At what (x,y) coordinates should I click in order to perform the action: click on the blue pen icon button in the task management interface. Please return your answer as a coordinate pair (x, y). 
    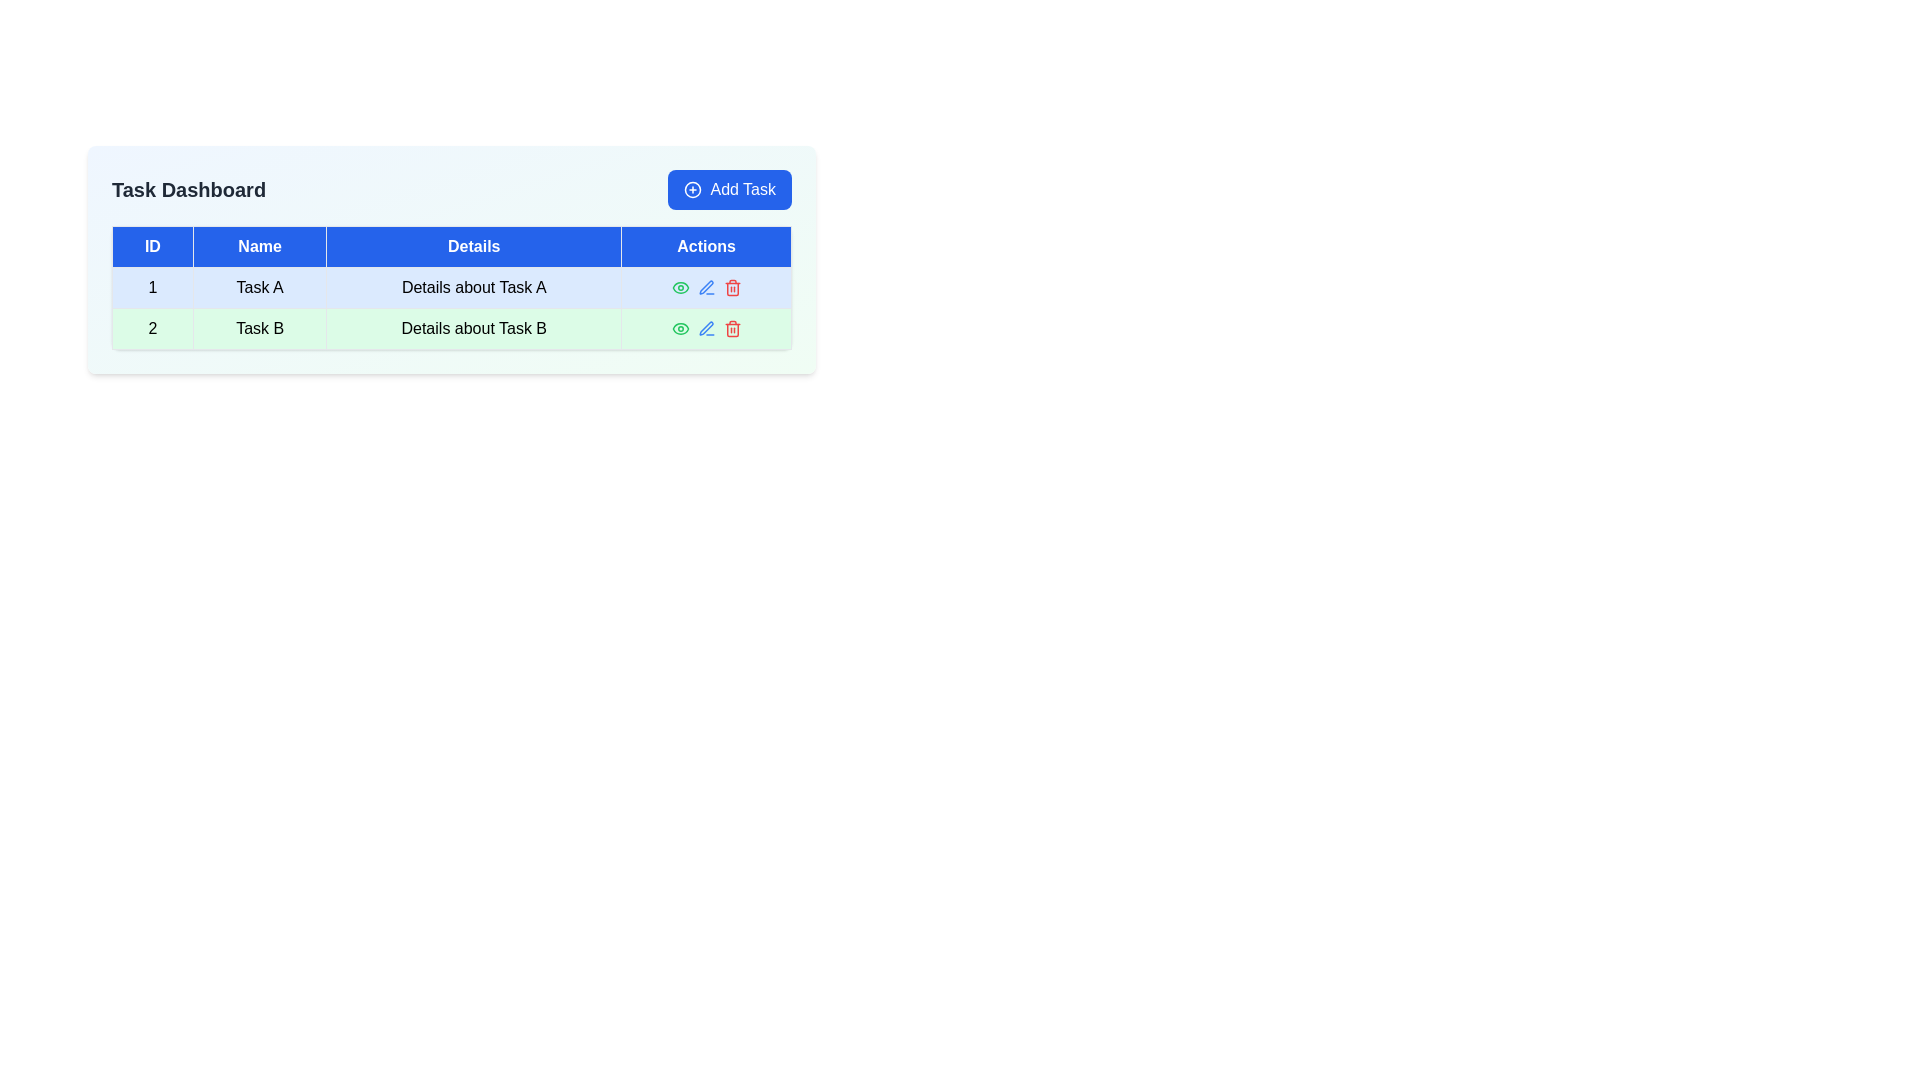
    Looking at the image, I should click on (706, 288).